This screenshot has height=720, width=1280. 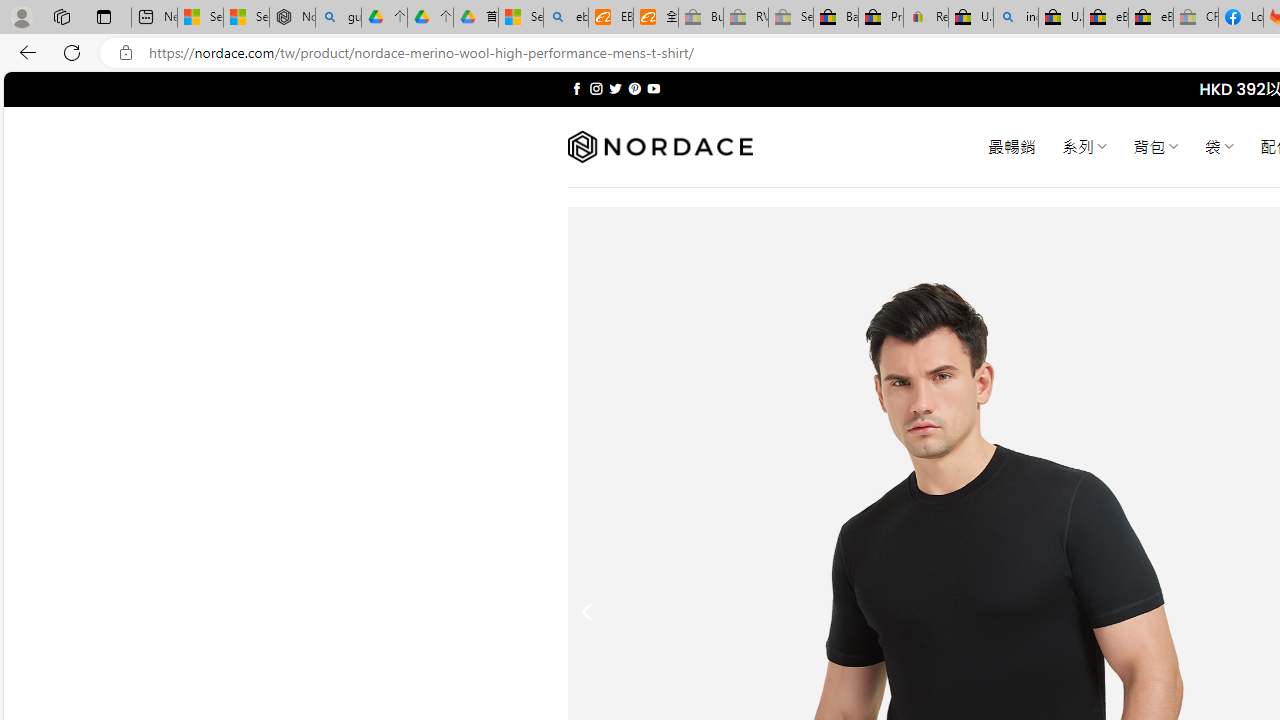 What do you see at coordinates (653, 88) in the screenshot?
I see `'Follow on YouTube'` at bounding box center [653, 88].